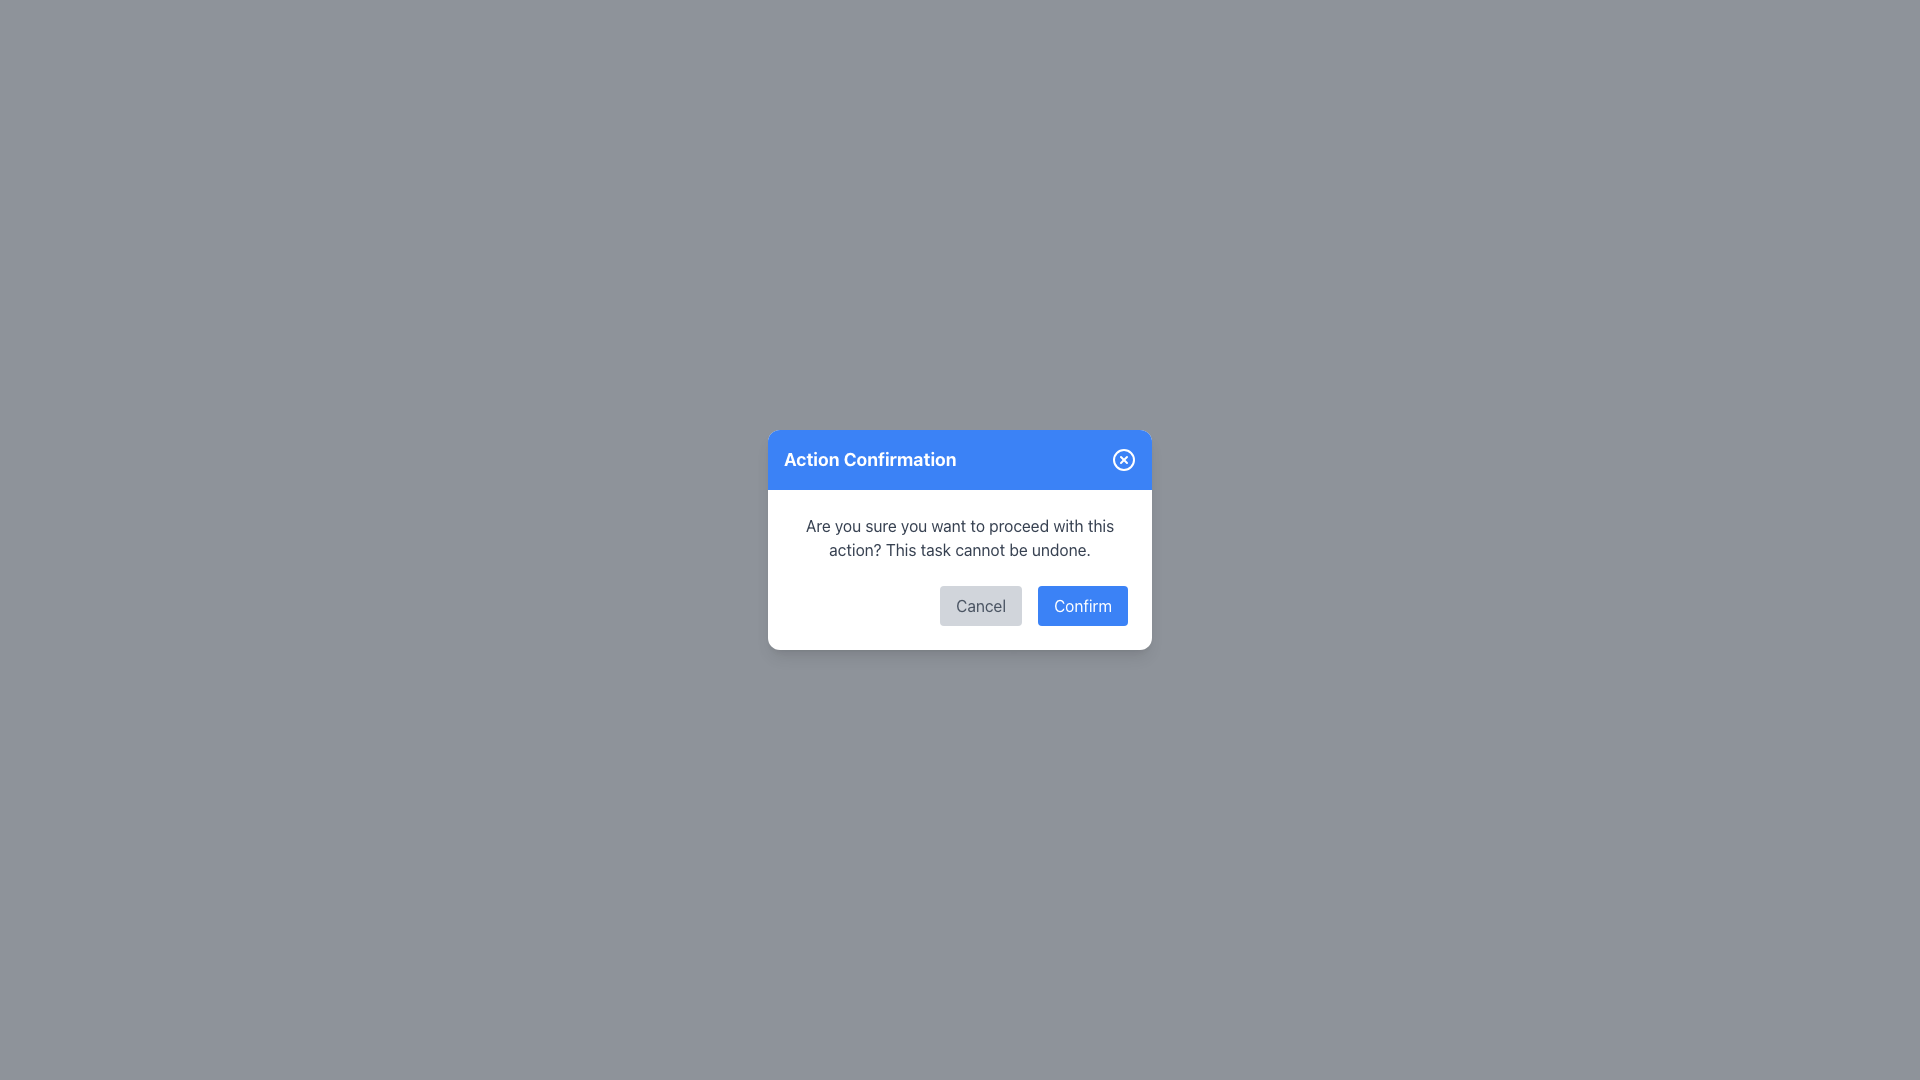 Image resolution: width=1920 pixels, height=1080 pixels. Describe the element at coordinates (960, 459) in the screenshot. I see `the header bar of the modal dialog titled 'Action Confirmation'` at that location.